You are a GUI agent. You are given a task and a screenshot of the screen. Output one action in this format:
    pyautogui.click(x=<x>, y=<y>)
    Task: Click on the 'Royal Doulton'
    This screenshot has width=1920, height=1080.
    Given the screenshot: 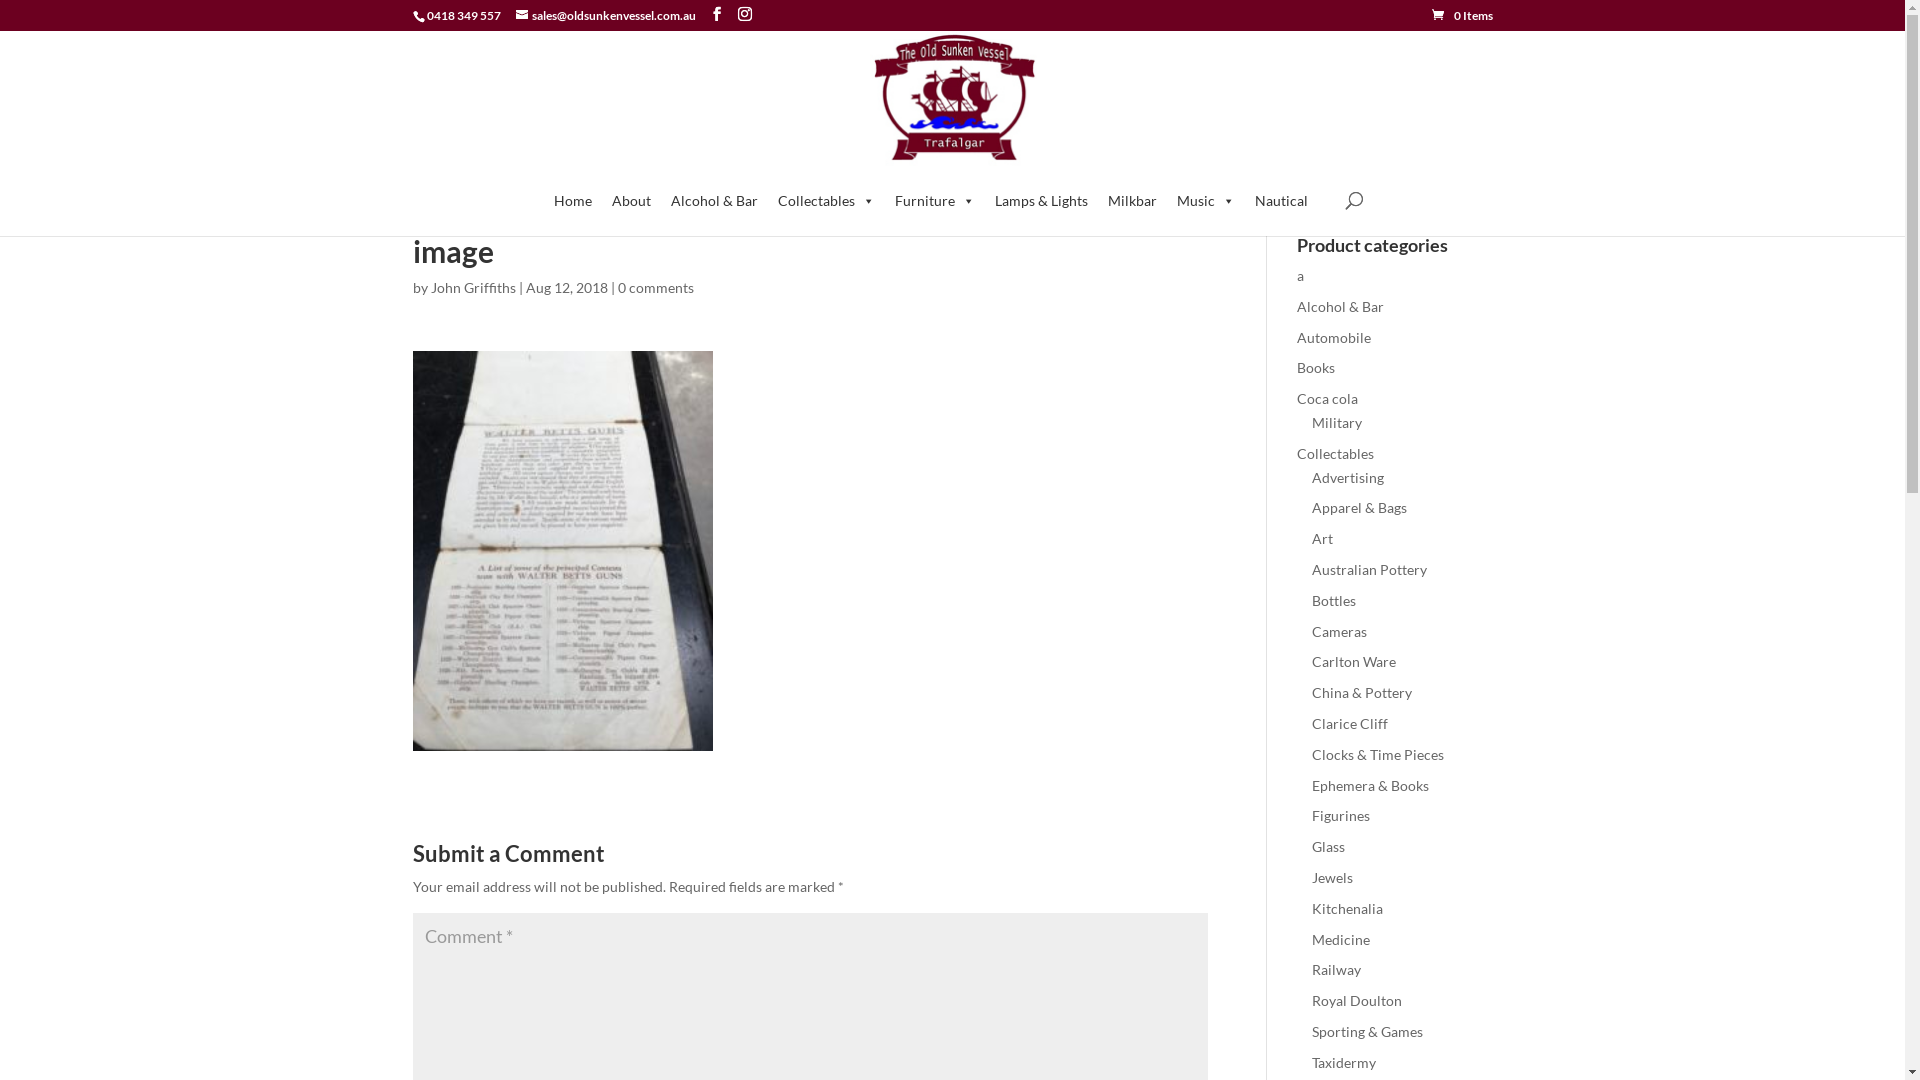 What is the action you would take?
    pyautogui.click(x=1357, y=1000)
    